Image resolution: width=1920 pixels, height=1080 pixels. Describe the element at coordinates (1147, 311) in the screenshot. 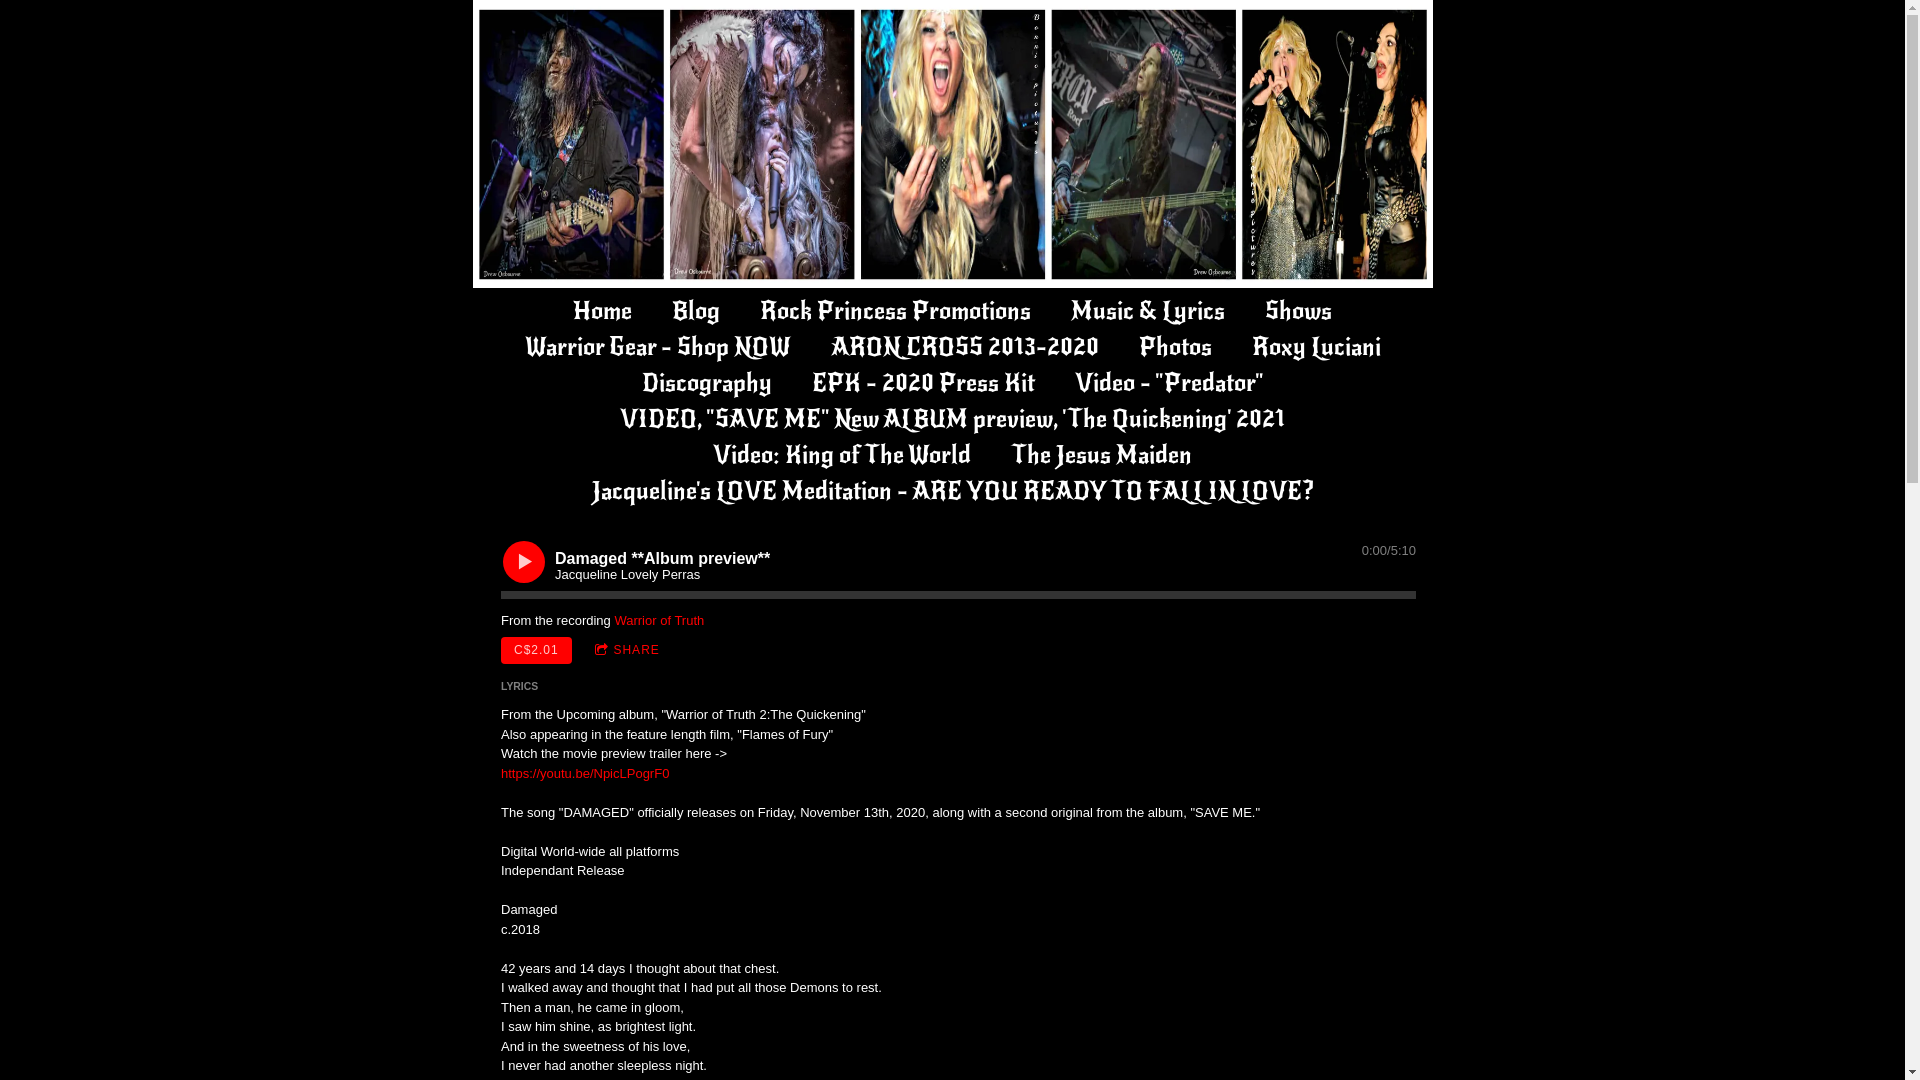

I see `'Music & Lyrics'` at that location.